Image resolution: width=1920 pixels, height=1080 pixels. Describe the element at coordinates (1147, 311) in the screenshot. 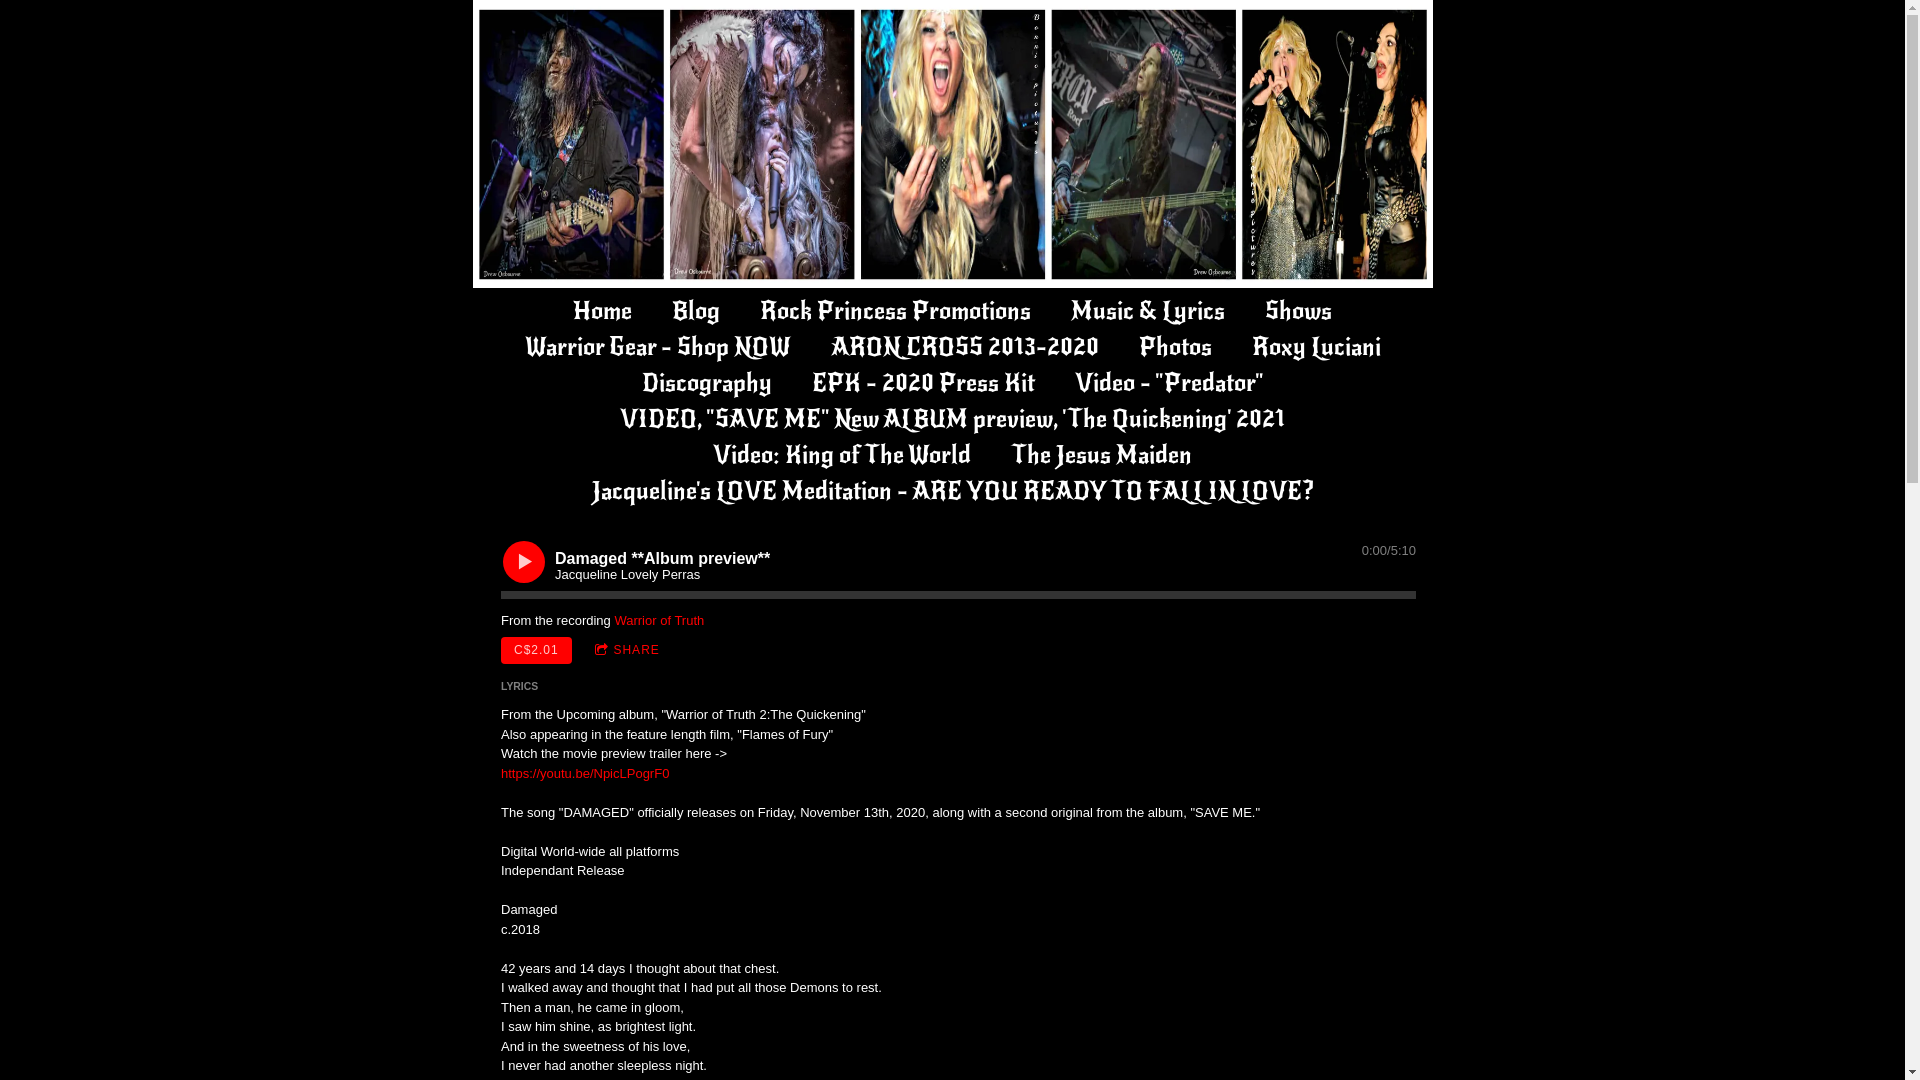

I see `'Music & Lyrics'` at that location.